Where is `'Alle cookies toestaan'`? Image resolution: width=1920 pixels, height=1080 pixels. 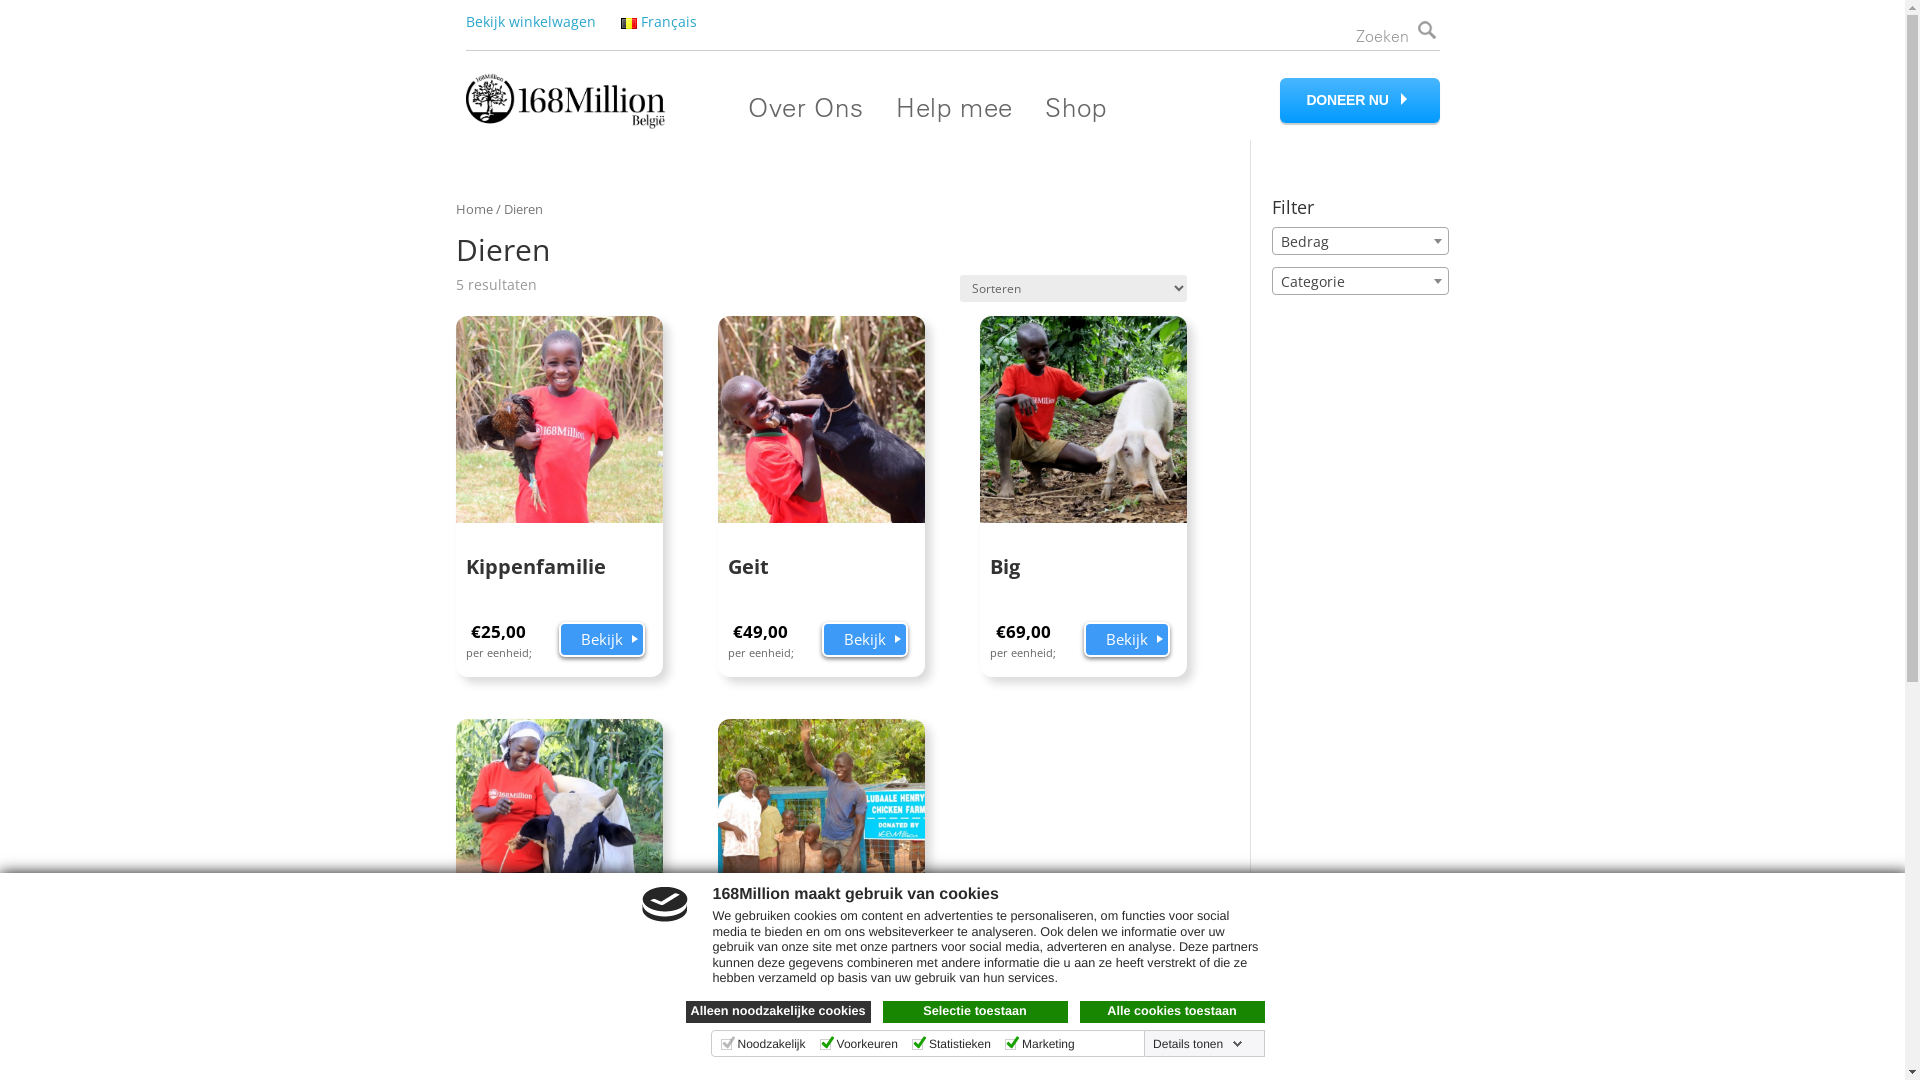
'Alle cookies toestaan' is located at coordinates (1079, 1011).